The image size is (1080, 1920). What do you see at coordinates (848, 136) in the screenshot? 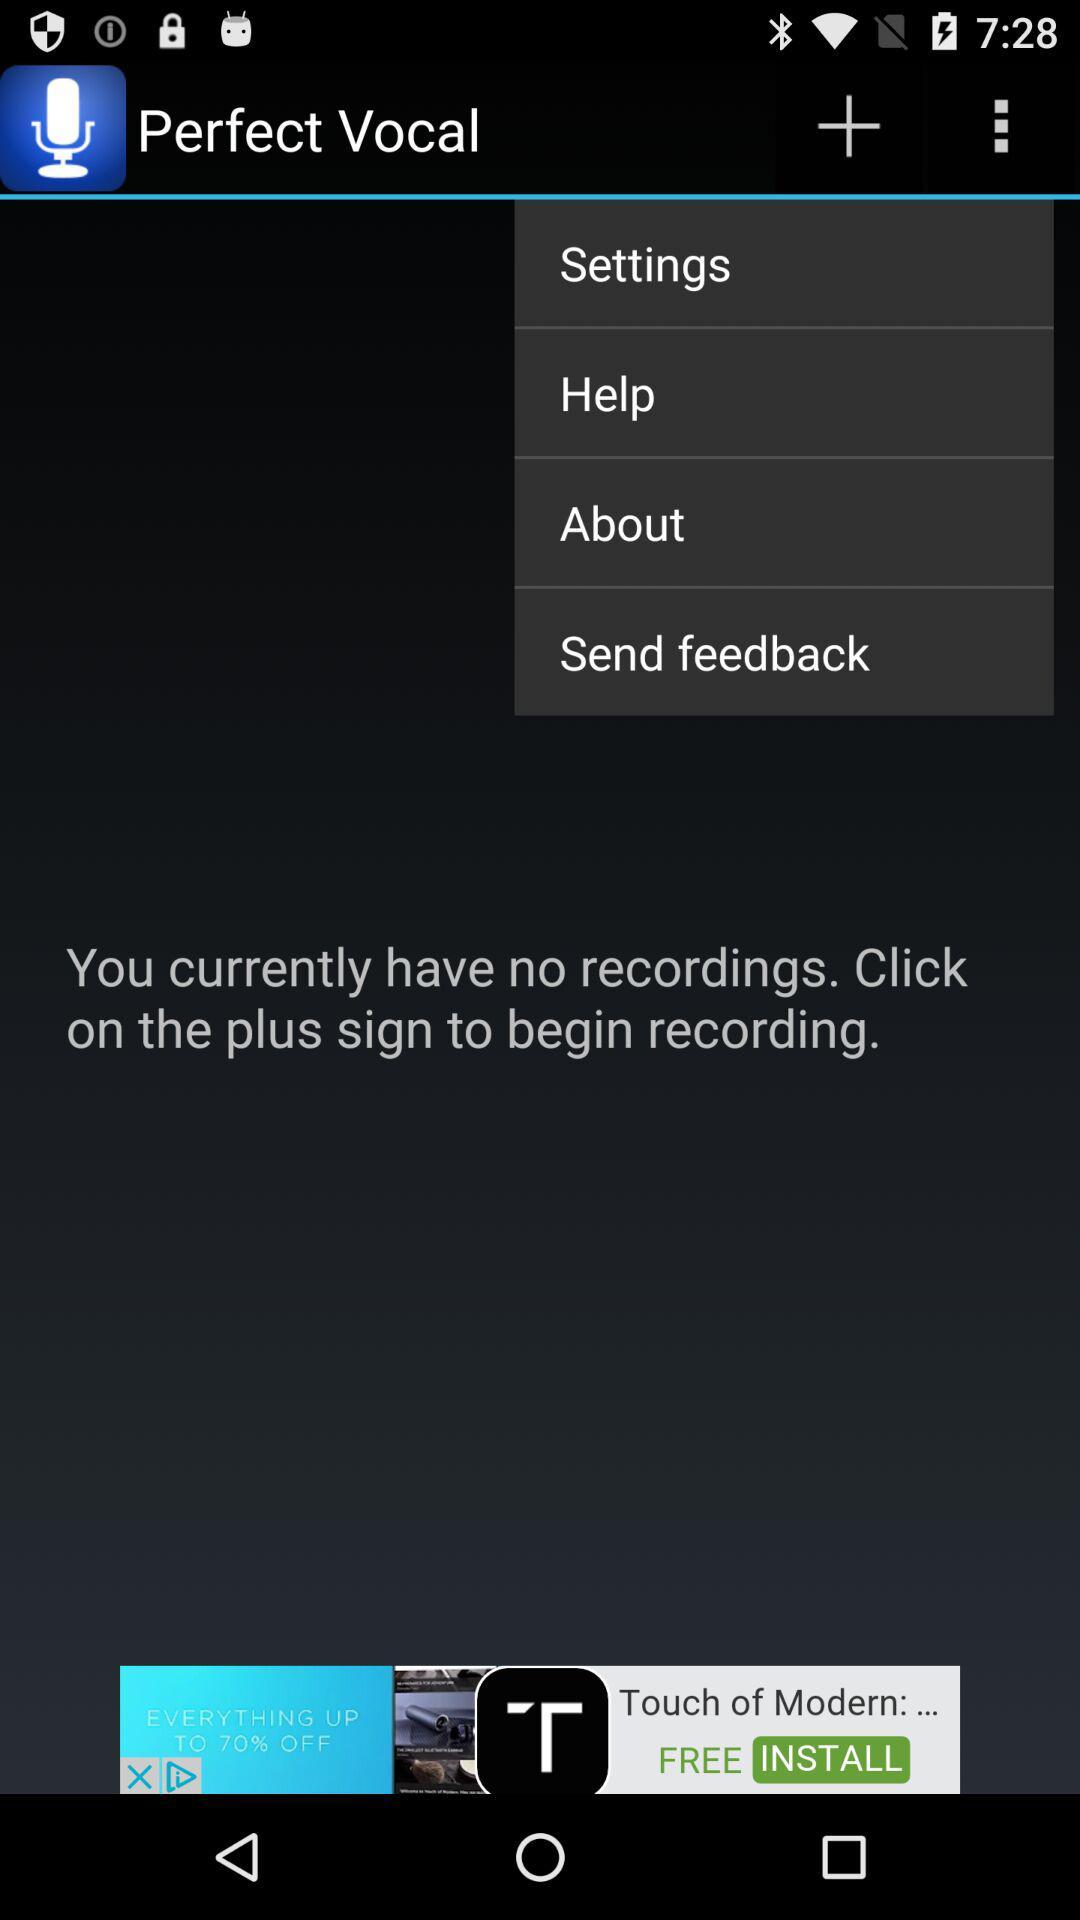
I see `the add icon` at bounding box center [848, 136].